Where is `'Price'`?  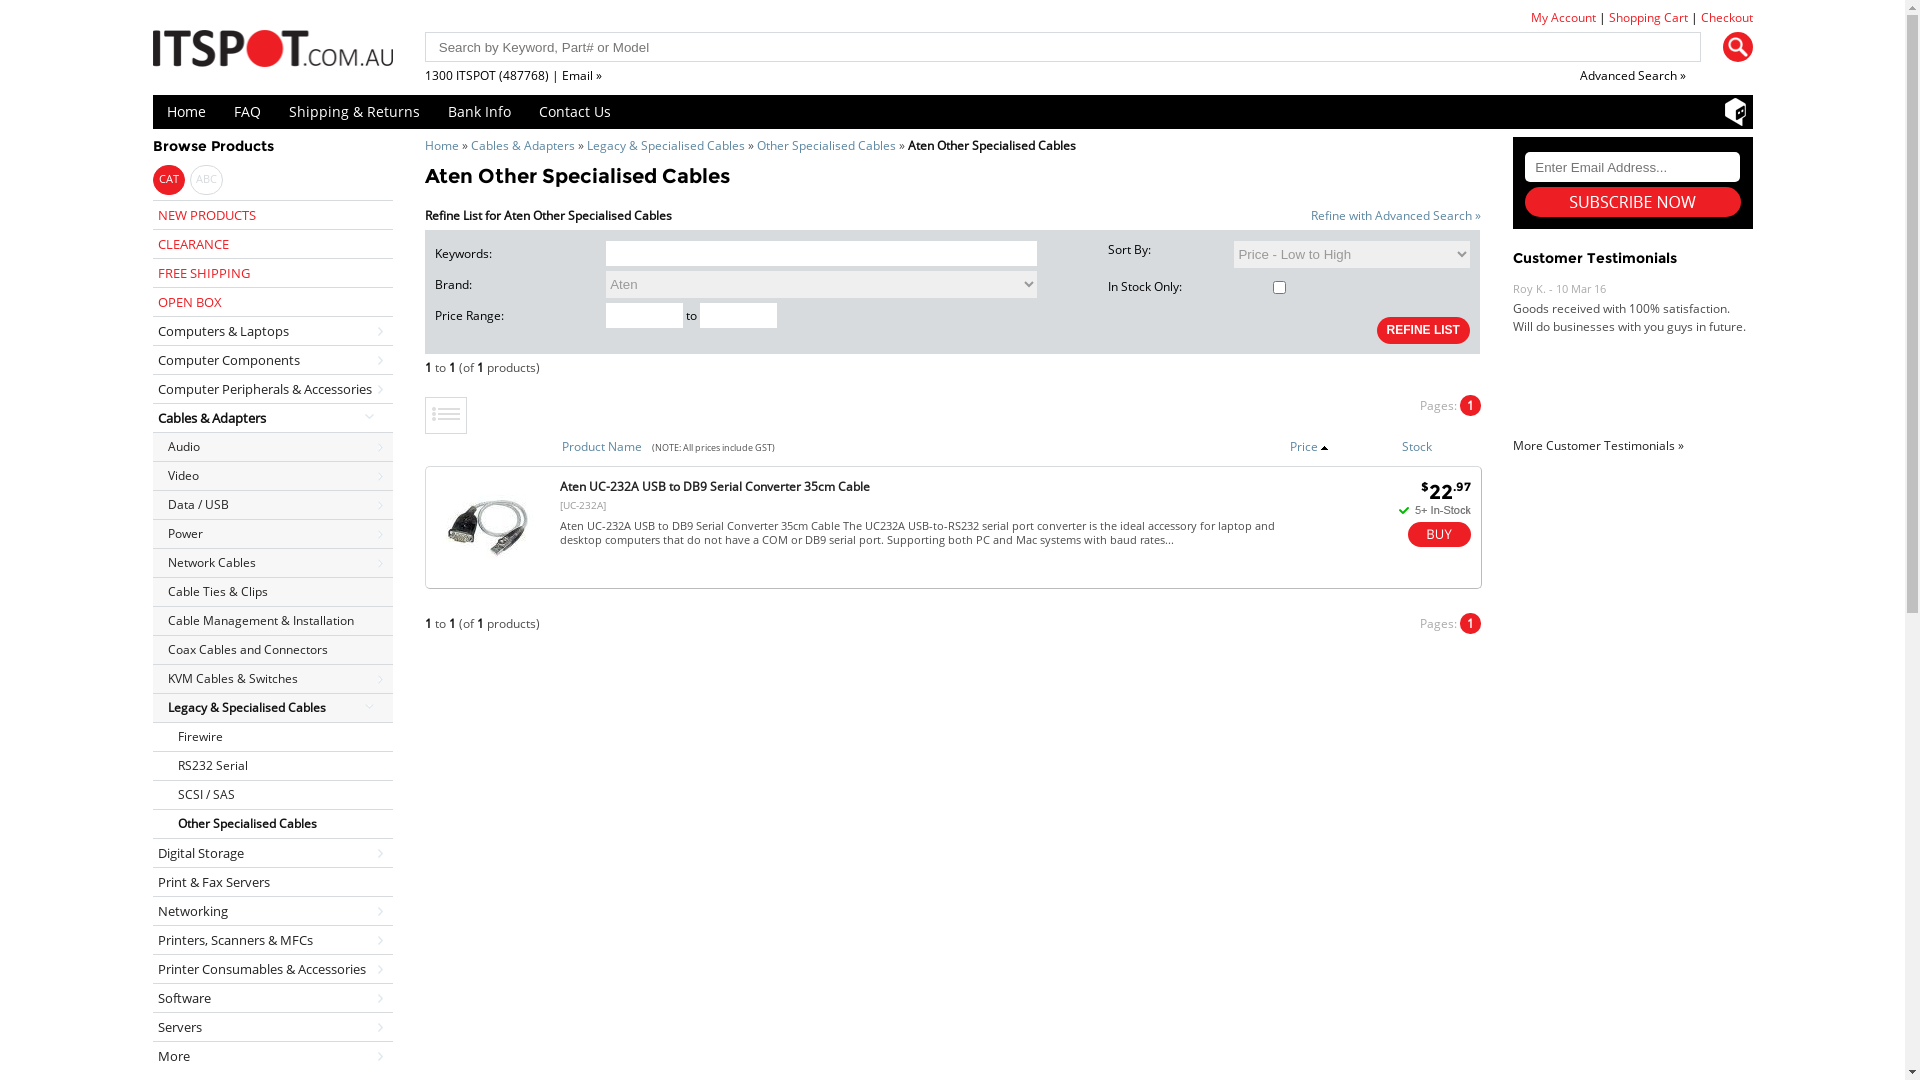
'Price' is located at coordinates (1309, 445).